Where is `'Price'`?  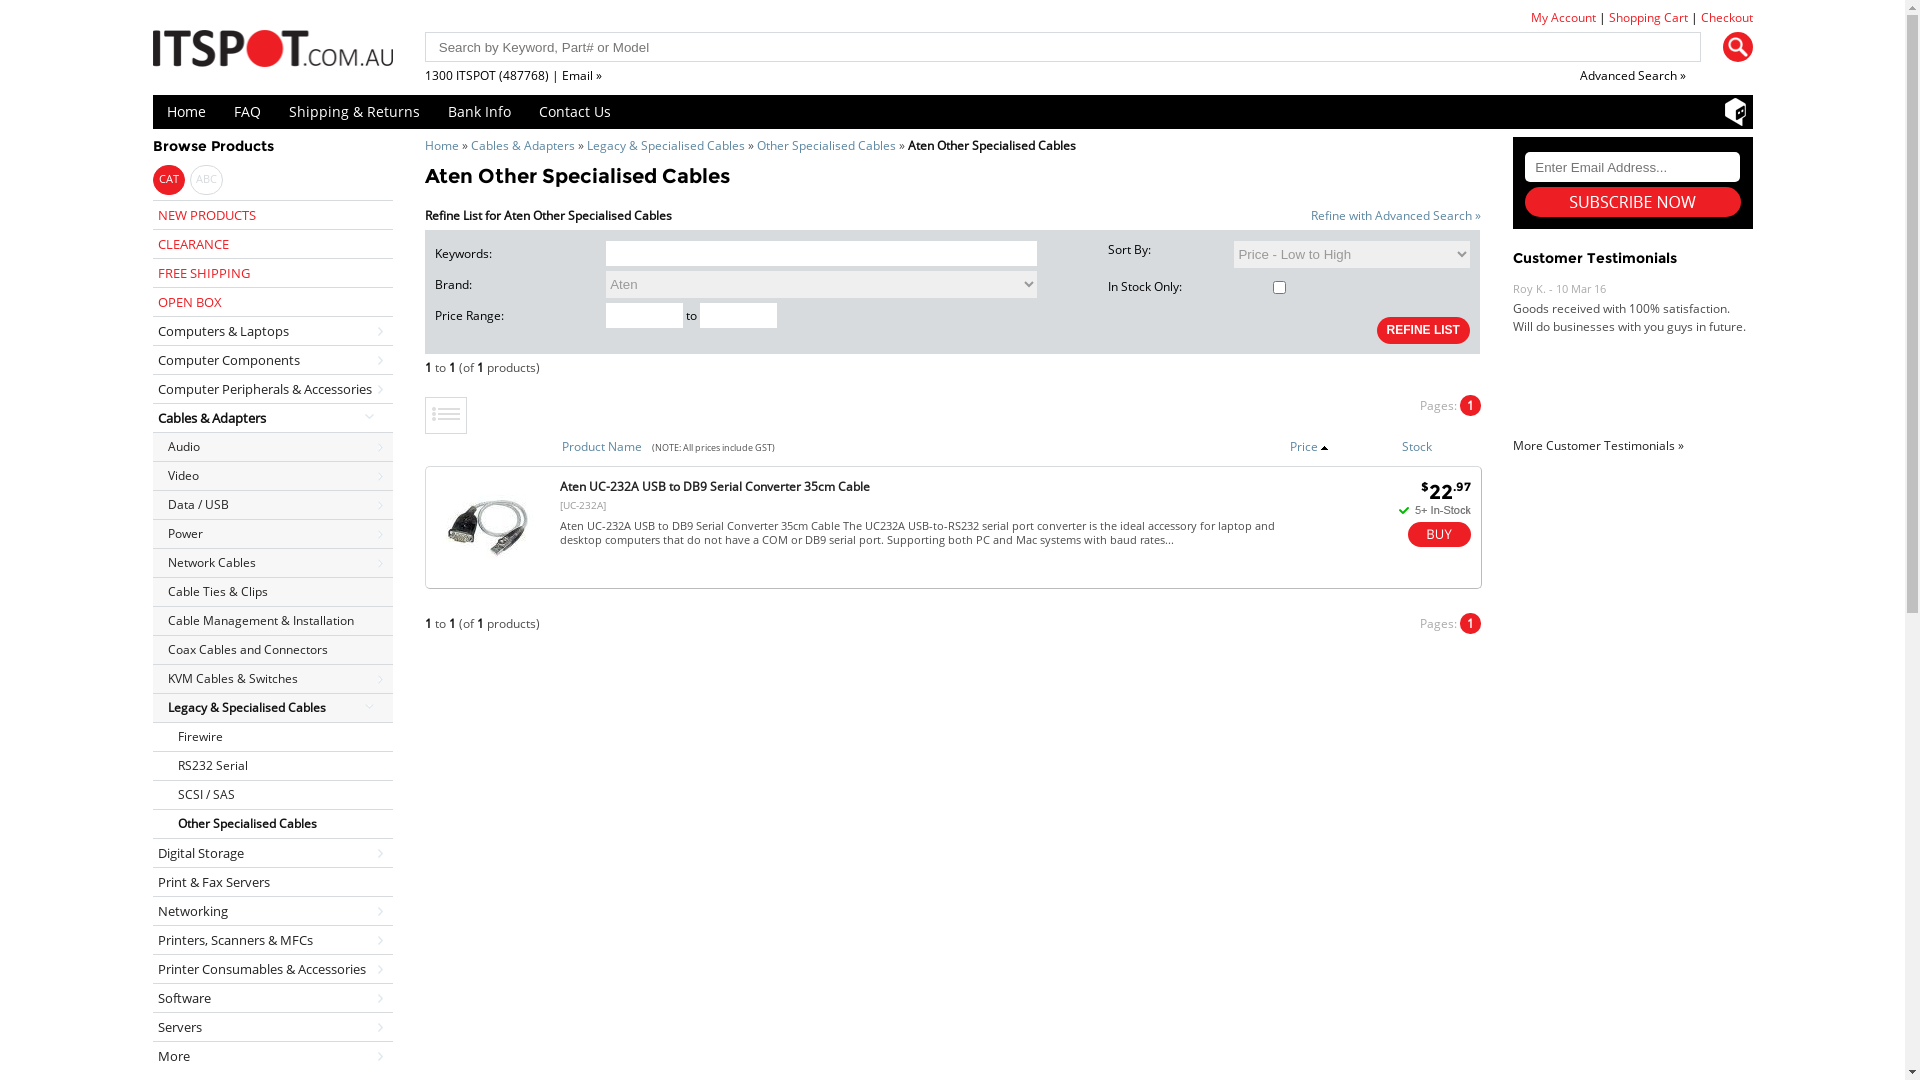
'Price' is located at coordinates (1309, 445).